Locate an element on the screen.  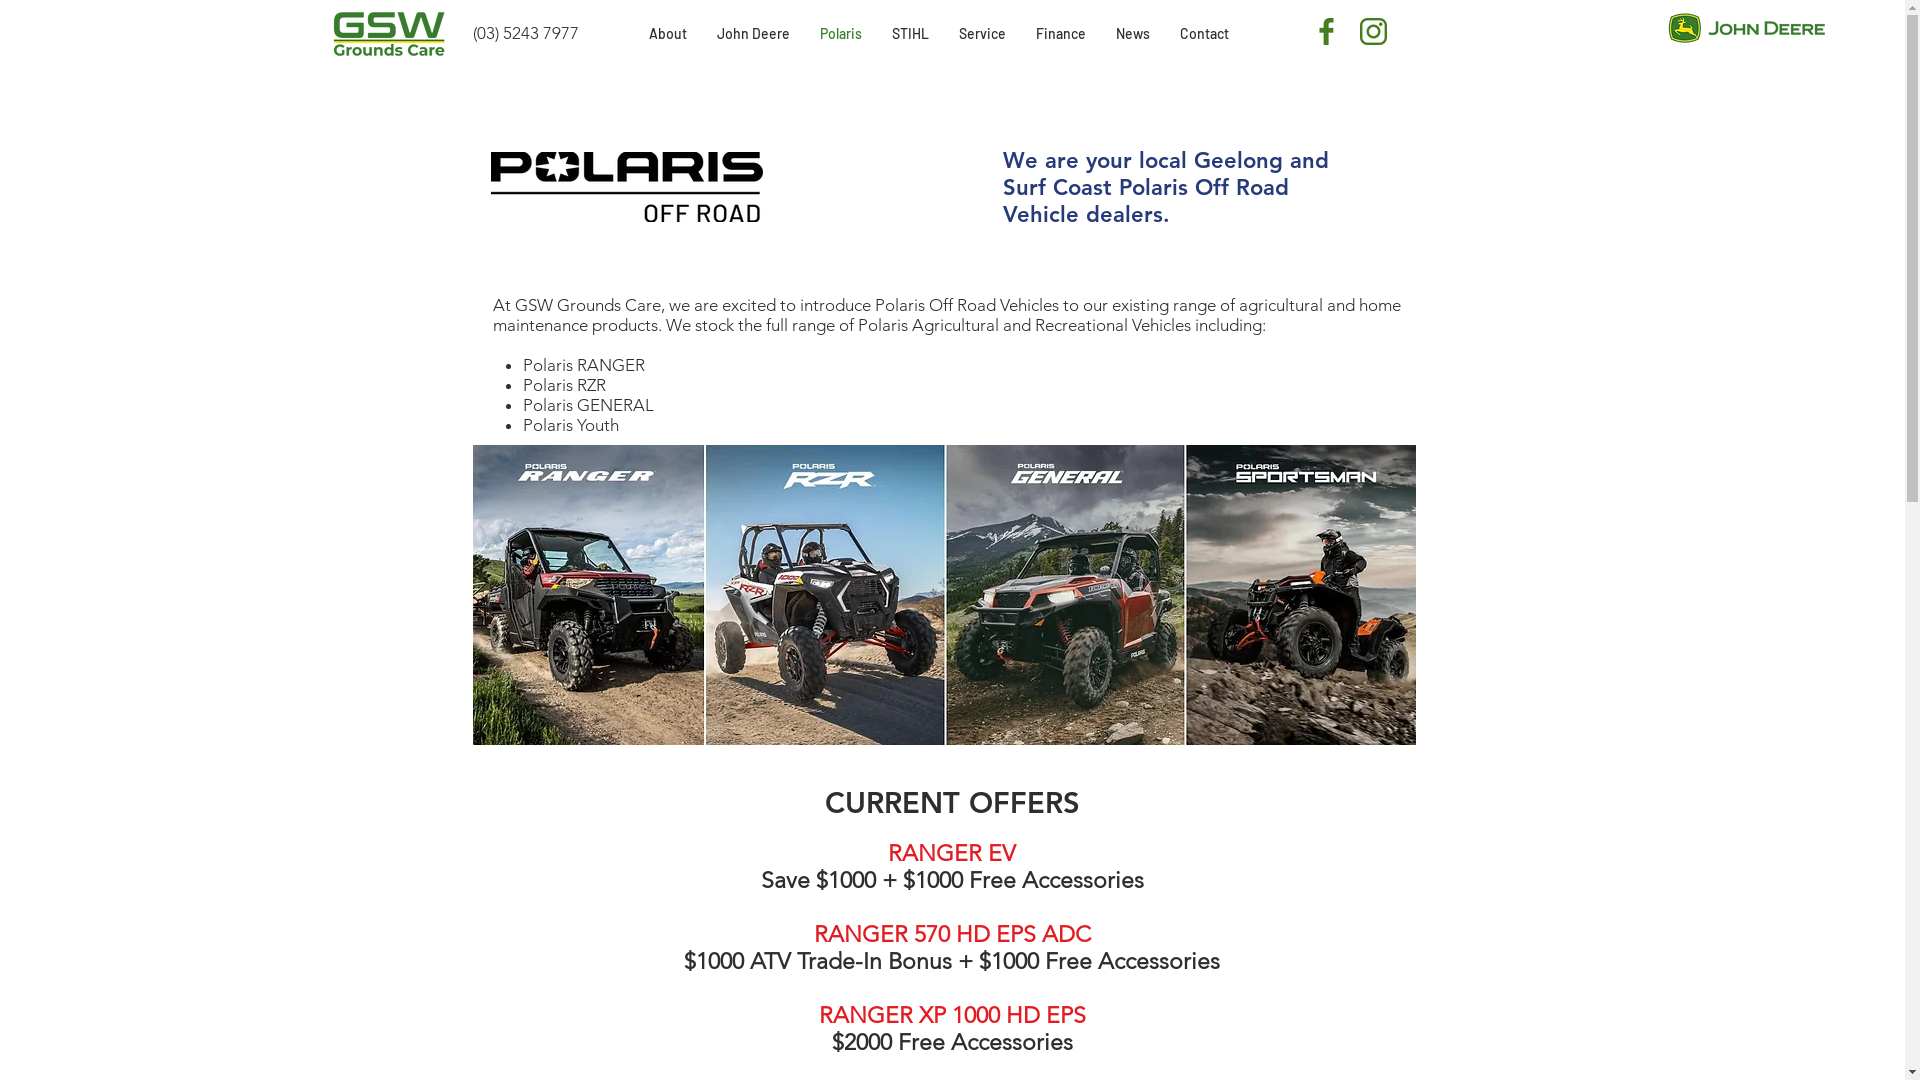
'About' is located at coordinates (667, 33).